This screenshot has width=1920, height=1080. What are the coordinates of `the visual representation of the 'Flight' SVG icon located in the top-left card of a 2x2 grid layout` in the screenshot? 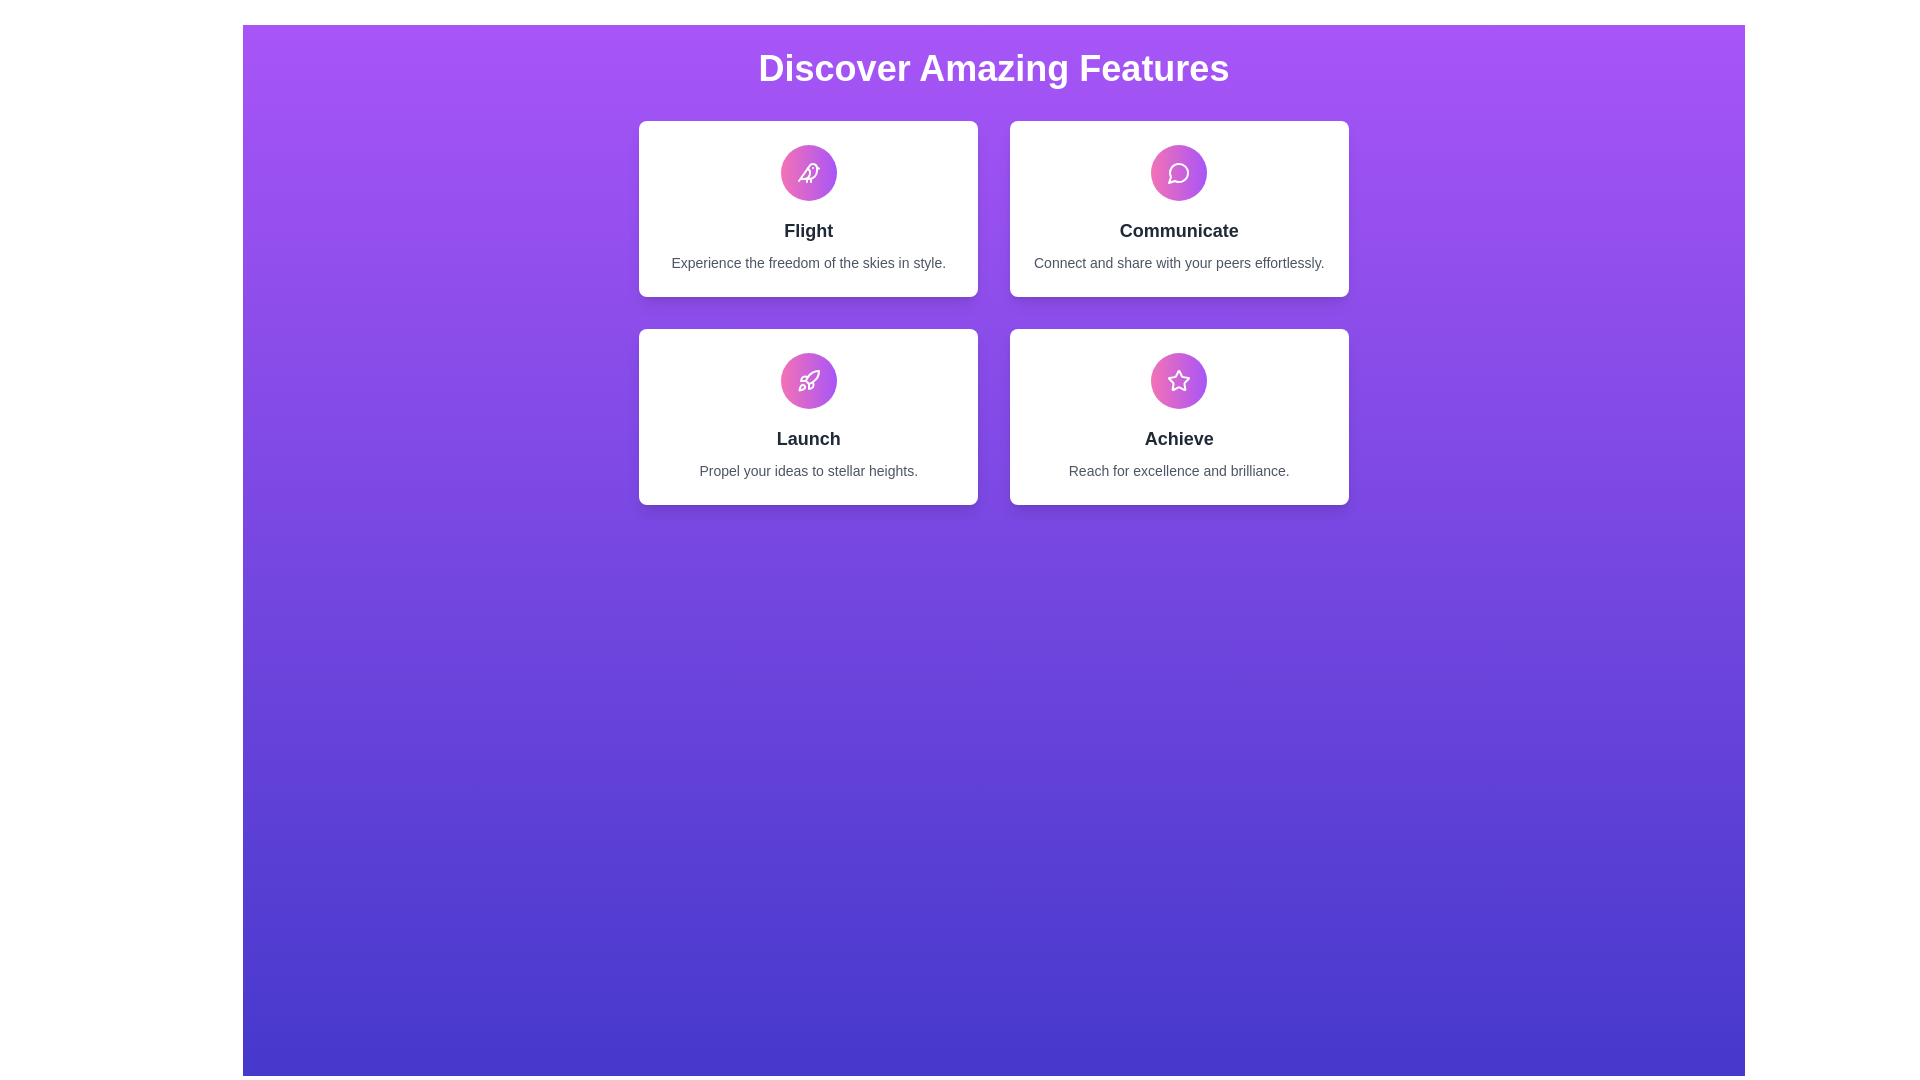 It's located at (808, 381).